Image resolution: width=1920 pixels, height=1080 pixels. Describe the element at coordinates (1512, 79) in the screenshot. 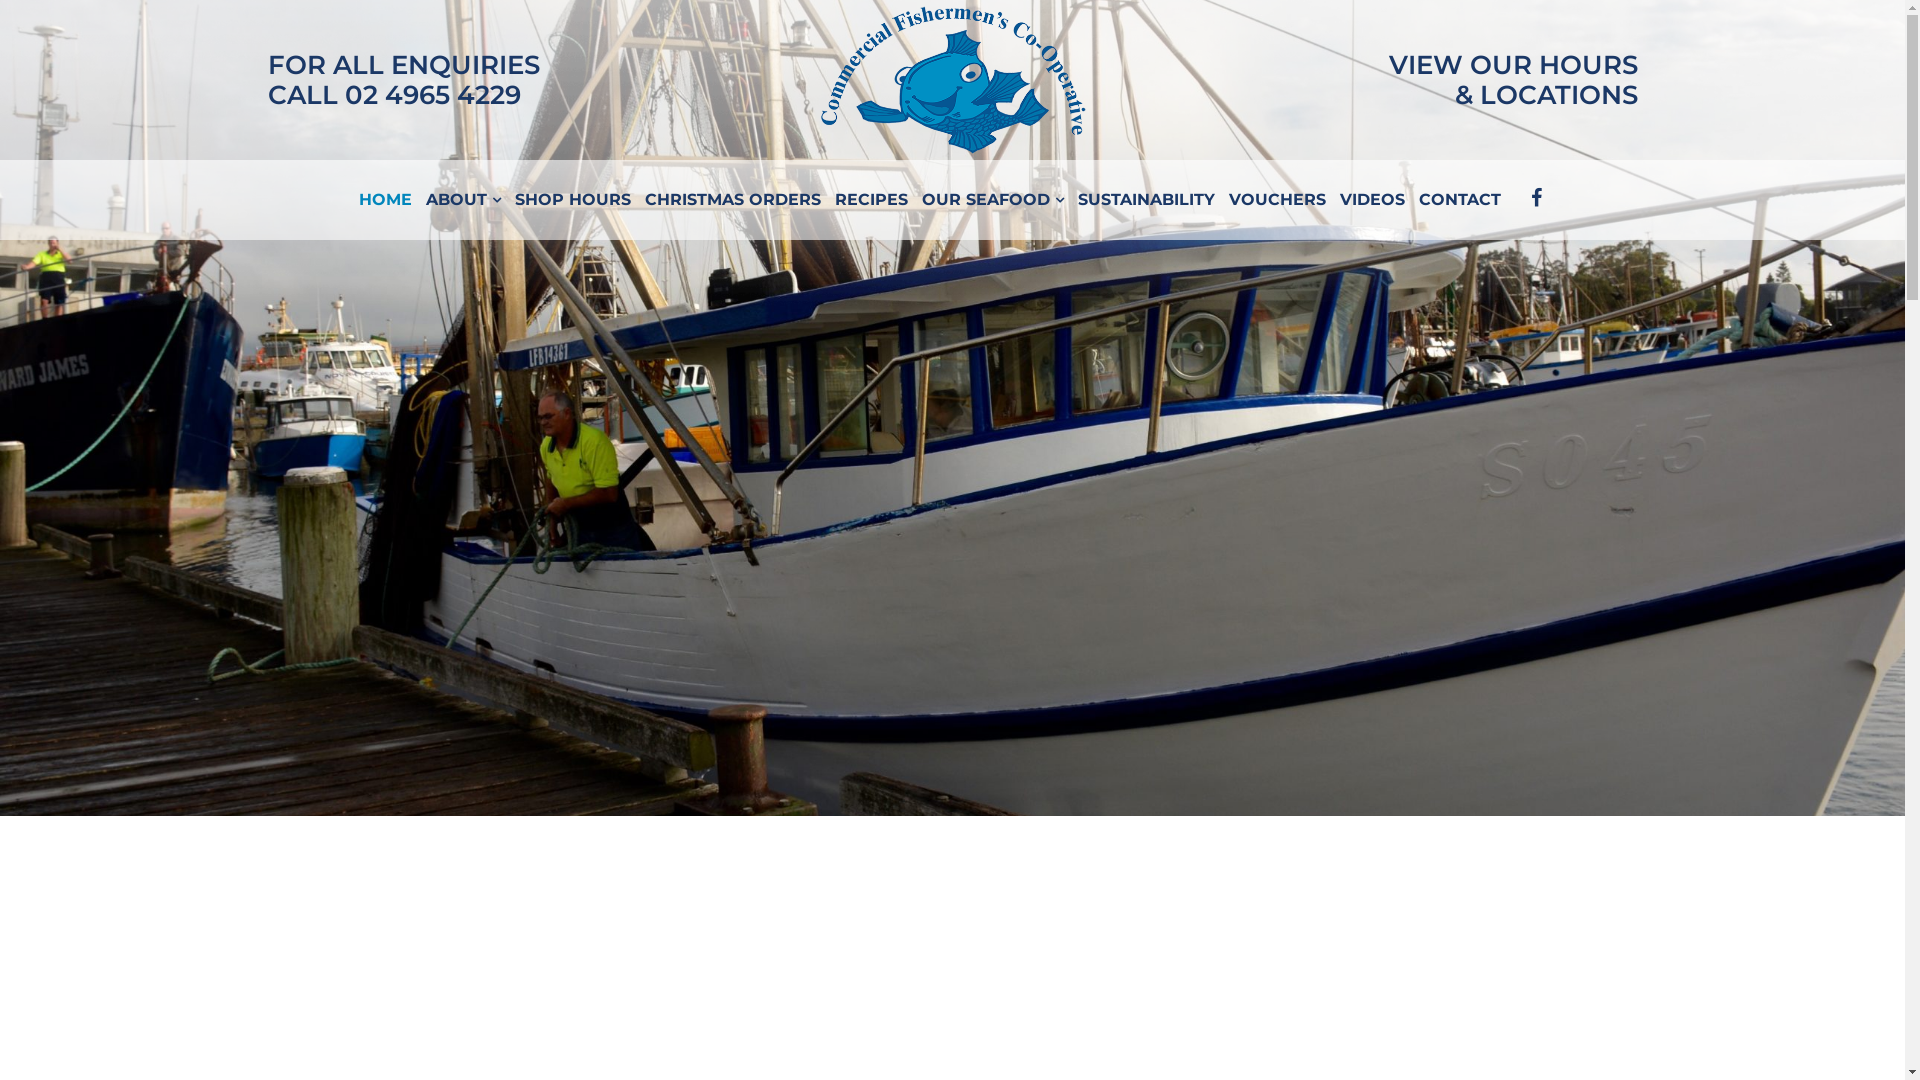

I see `'VIEW OUR HOURS` at that location.